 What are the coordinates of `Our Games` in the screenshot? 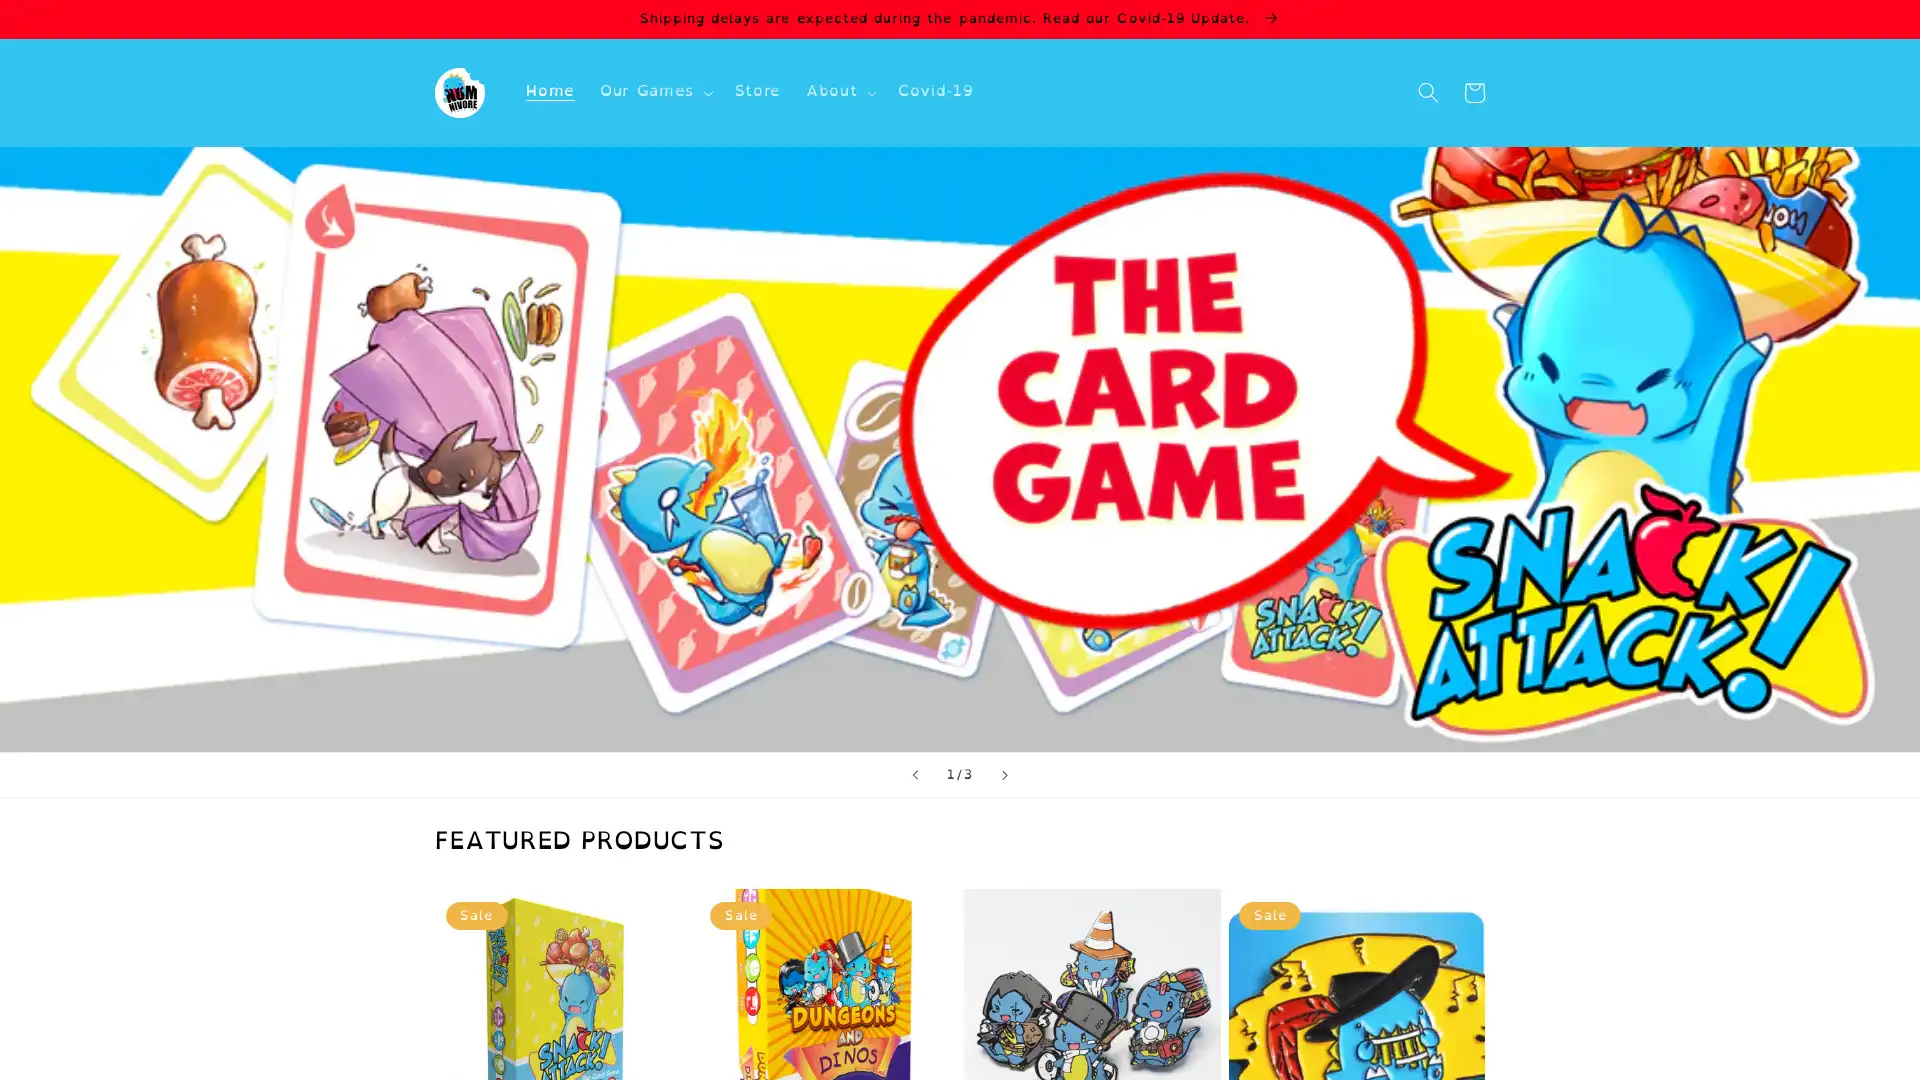 It's located at (654, 92).